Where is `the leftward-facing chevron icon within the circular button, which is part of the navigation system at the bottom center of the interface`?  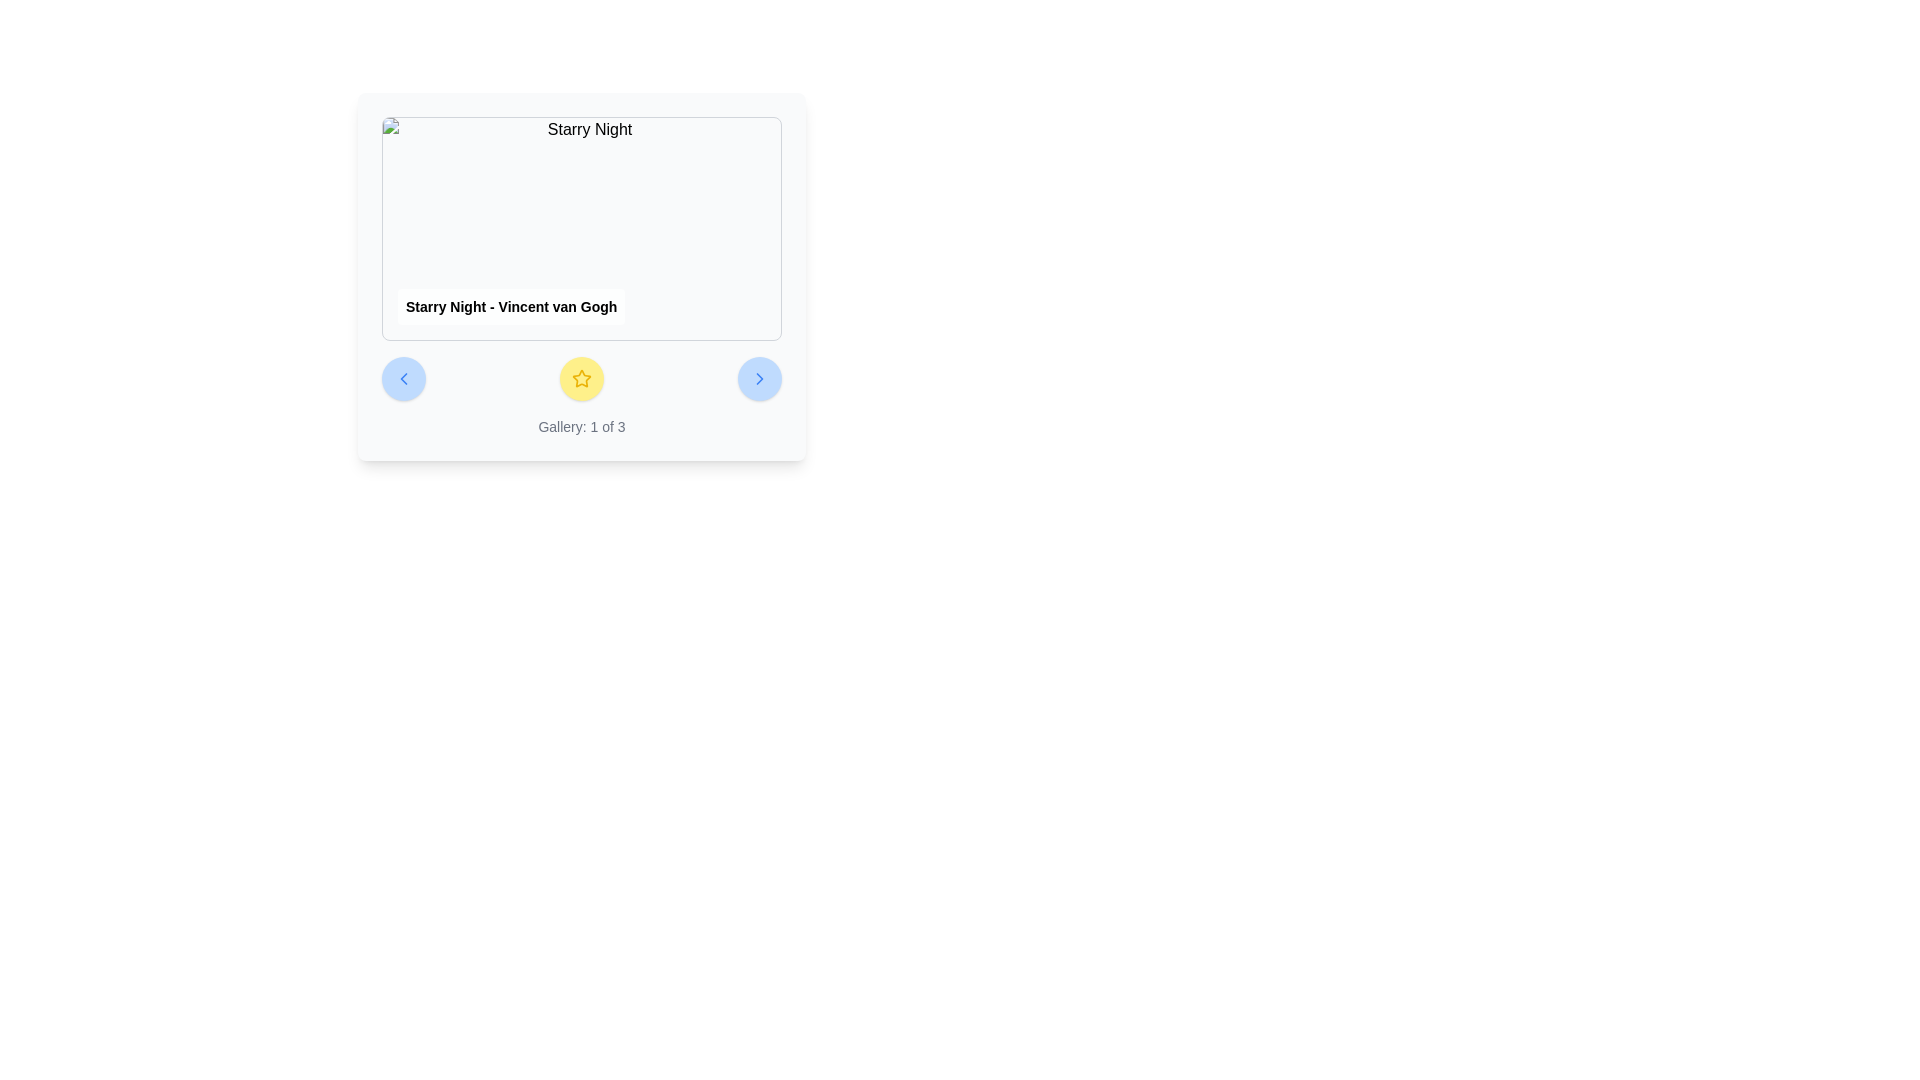 the leftward-facing chevron icon within the circular button, which is part of the navigation system at the bottom center of the interface is located at coordinates (402, 378).